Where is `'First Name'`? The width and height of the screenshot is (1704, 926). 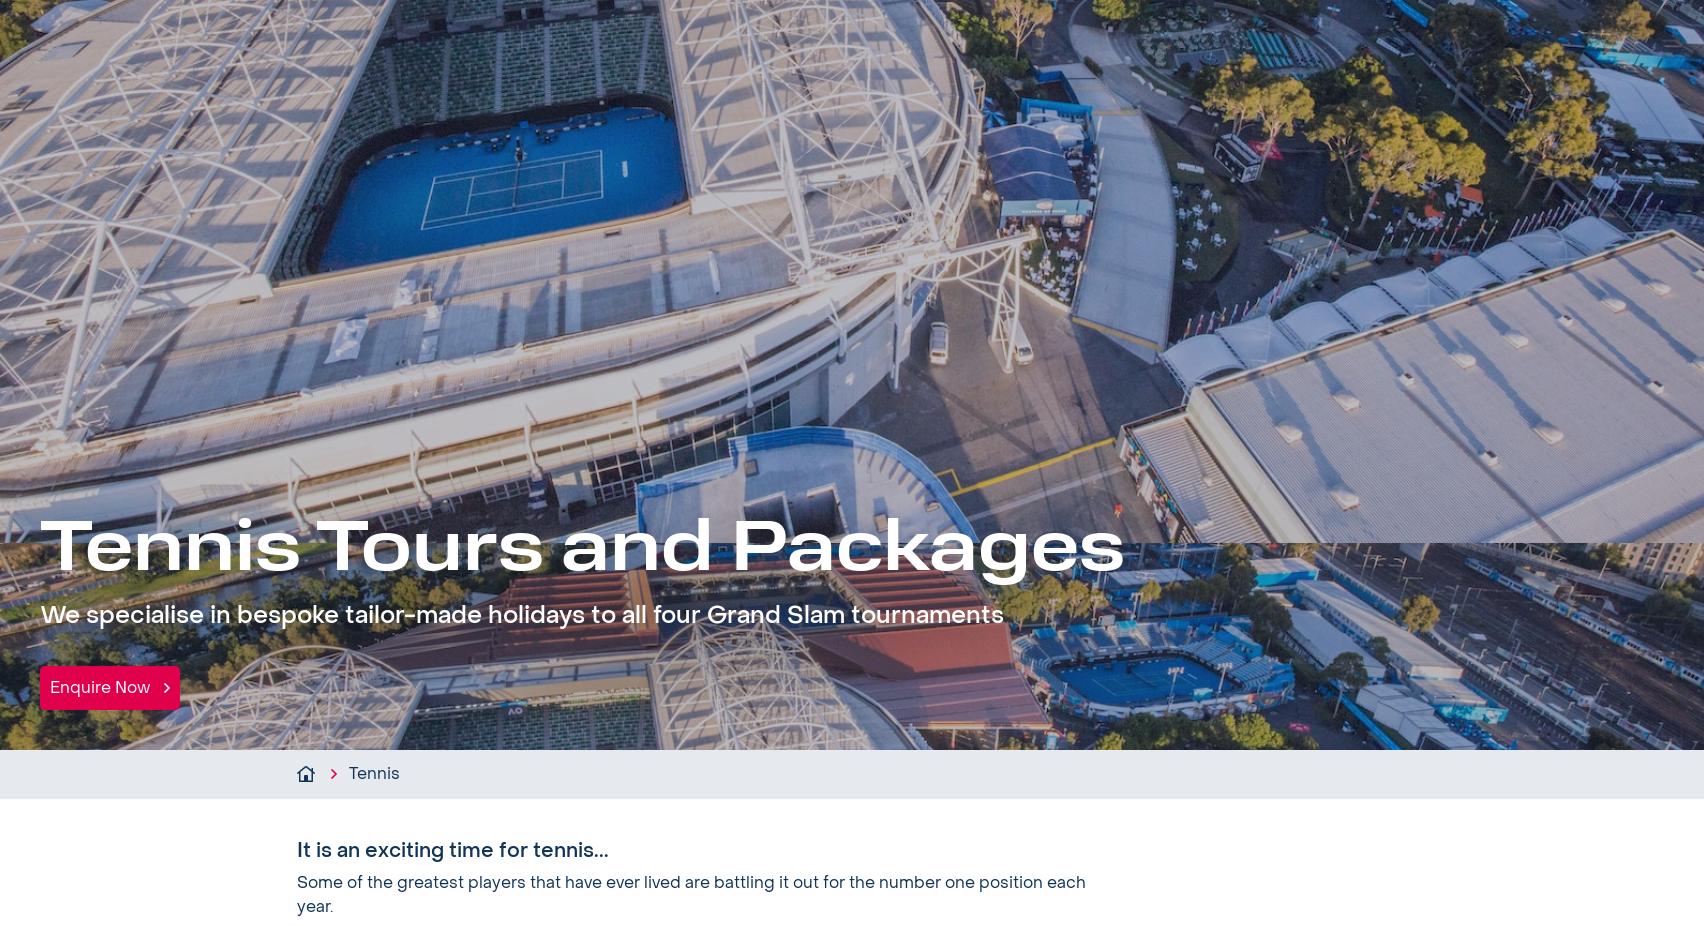
'First Name' is located at coordinates (528, 823).